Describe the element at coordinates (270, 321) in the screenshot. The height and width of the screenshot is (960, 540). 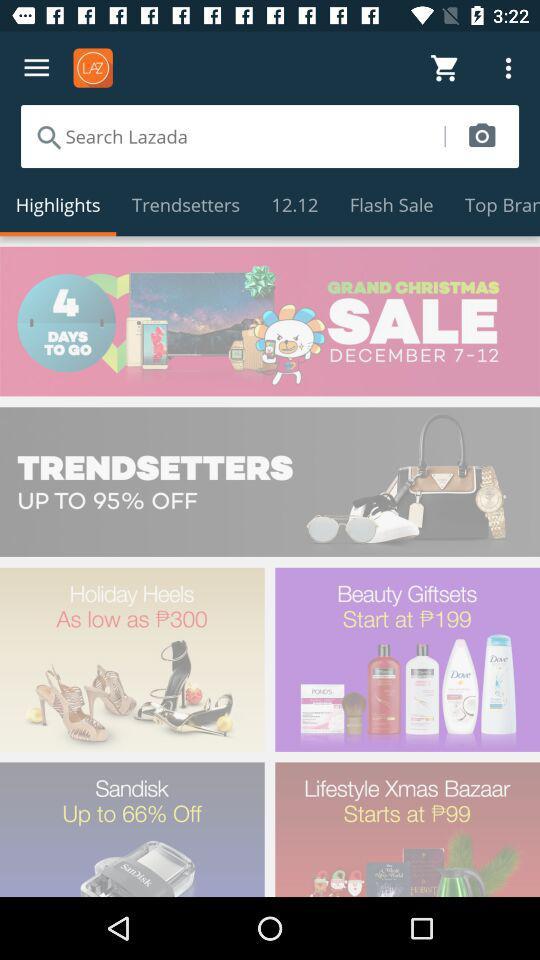
I see `open sale information` at that location.